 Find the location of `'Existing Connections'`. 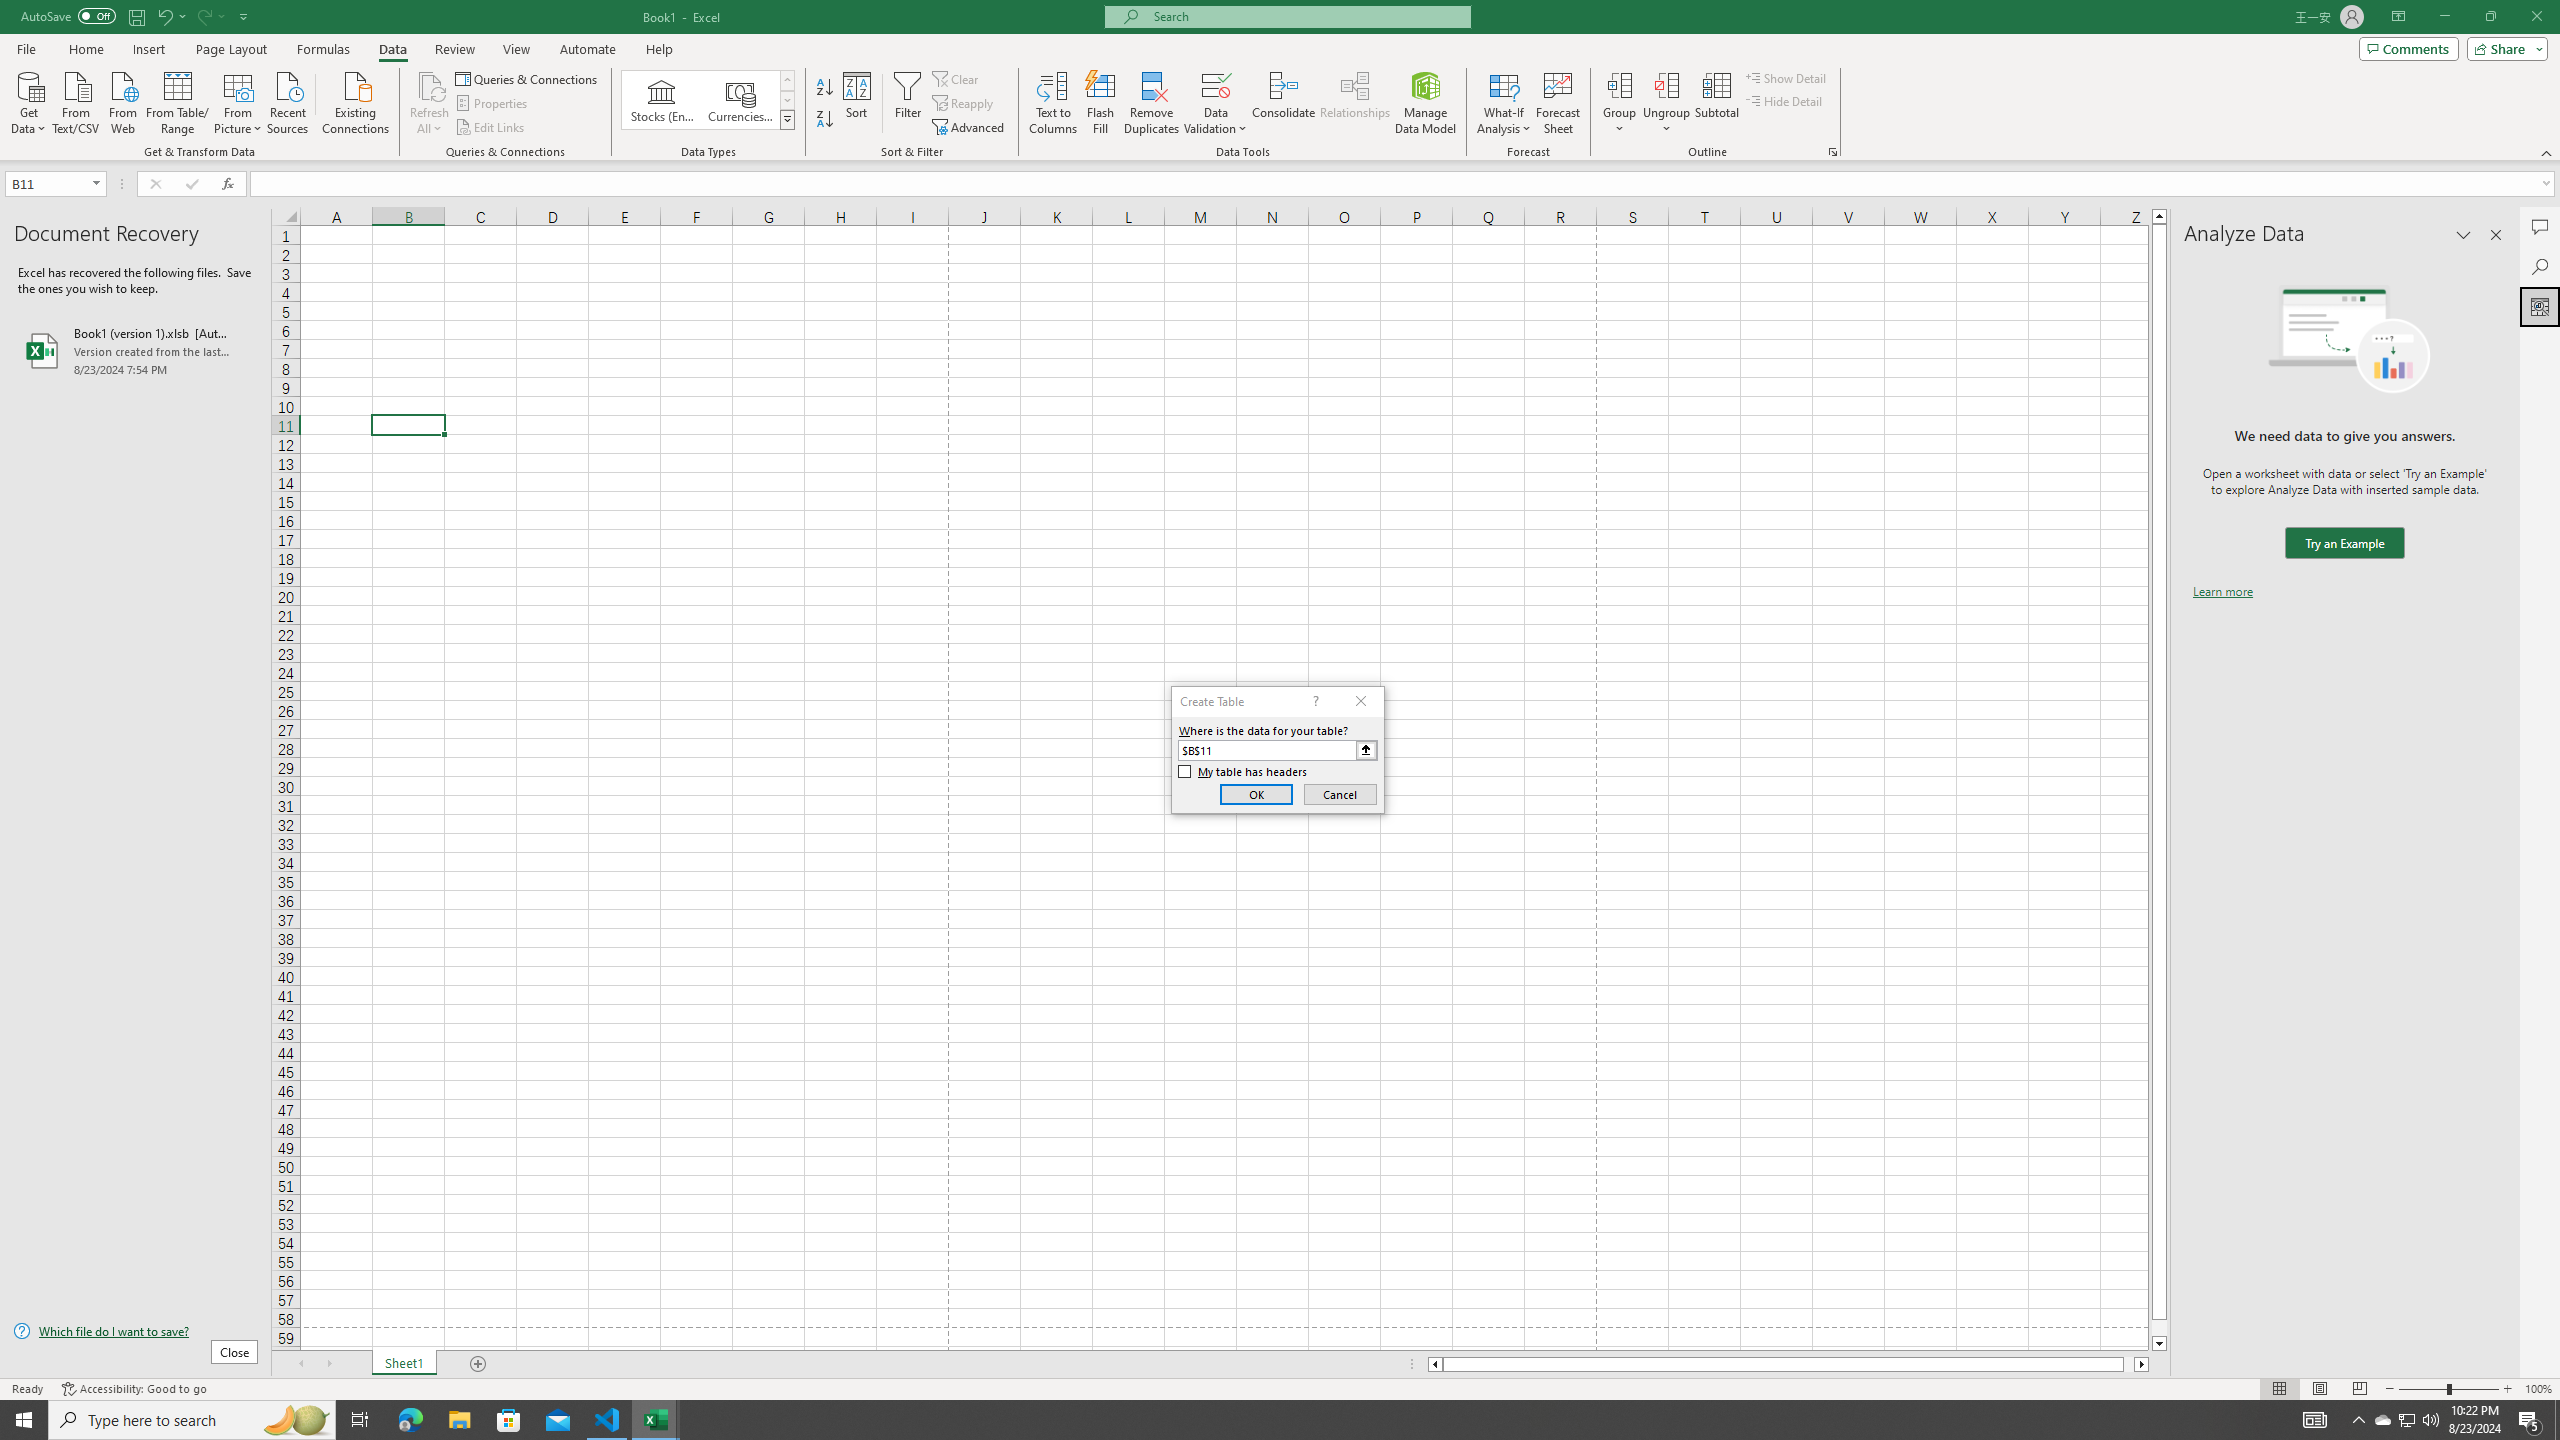

'Existing Connections' is located at coordinates (354, 100).